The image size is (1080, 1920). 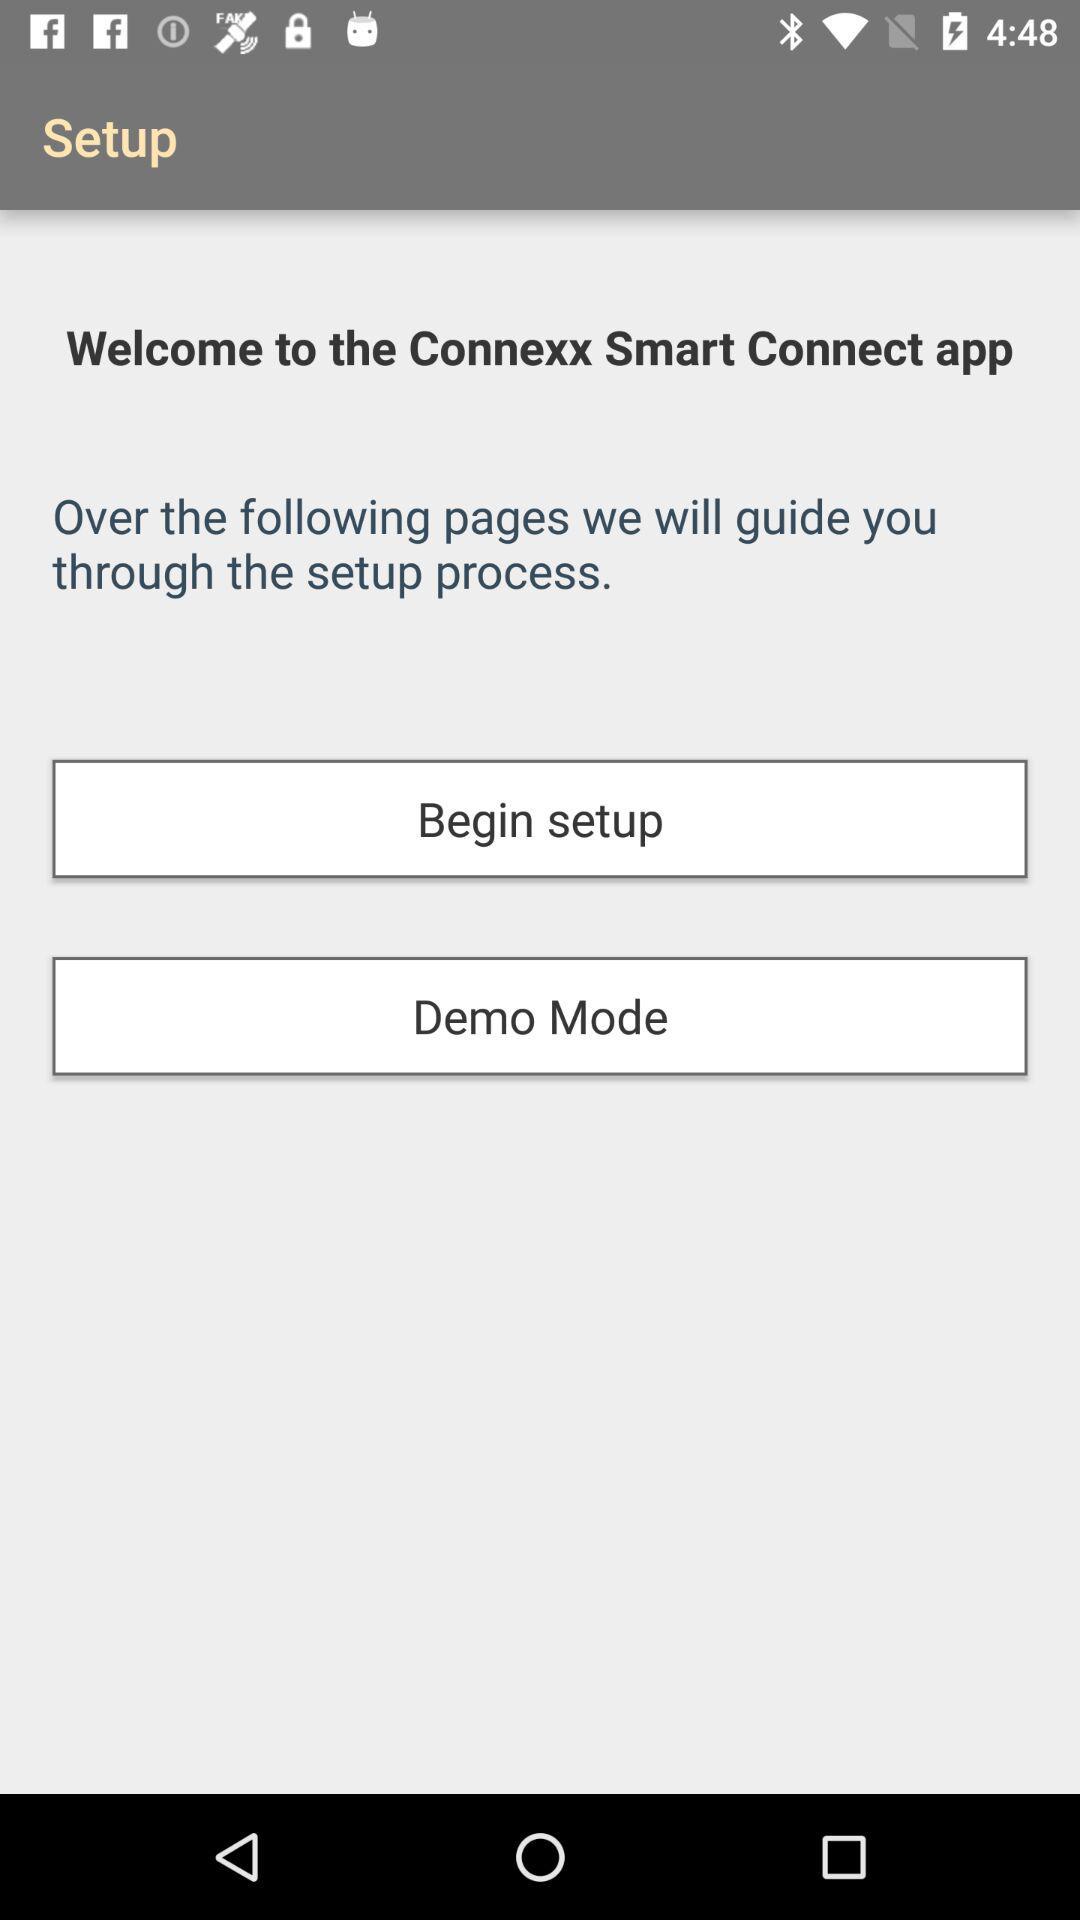 What do you see at coordinates (540, 819) in the screenshot?
I see `the item above demo mode item` at bounding box center [540, 819].